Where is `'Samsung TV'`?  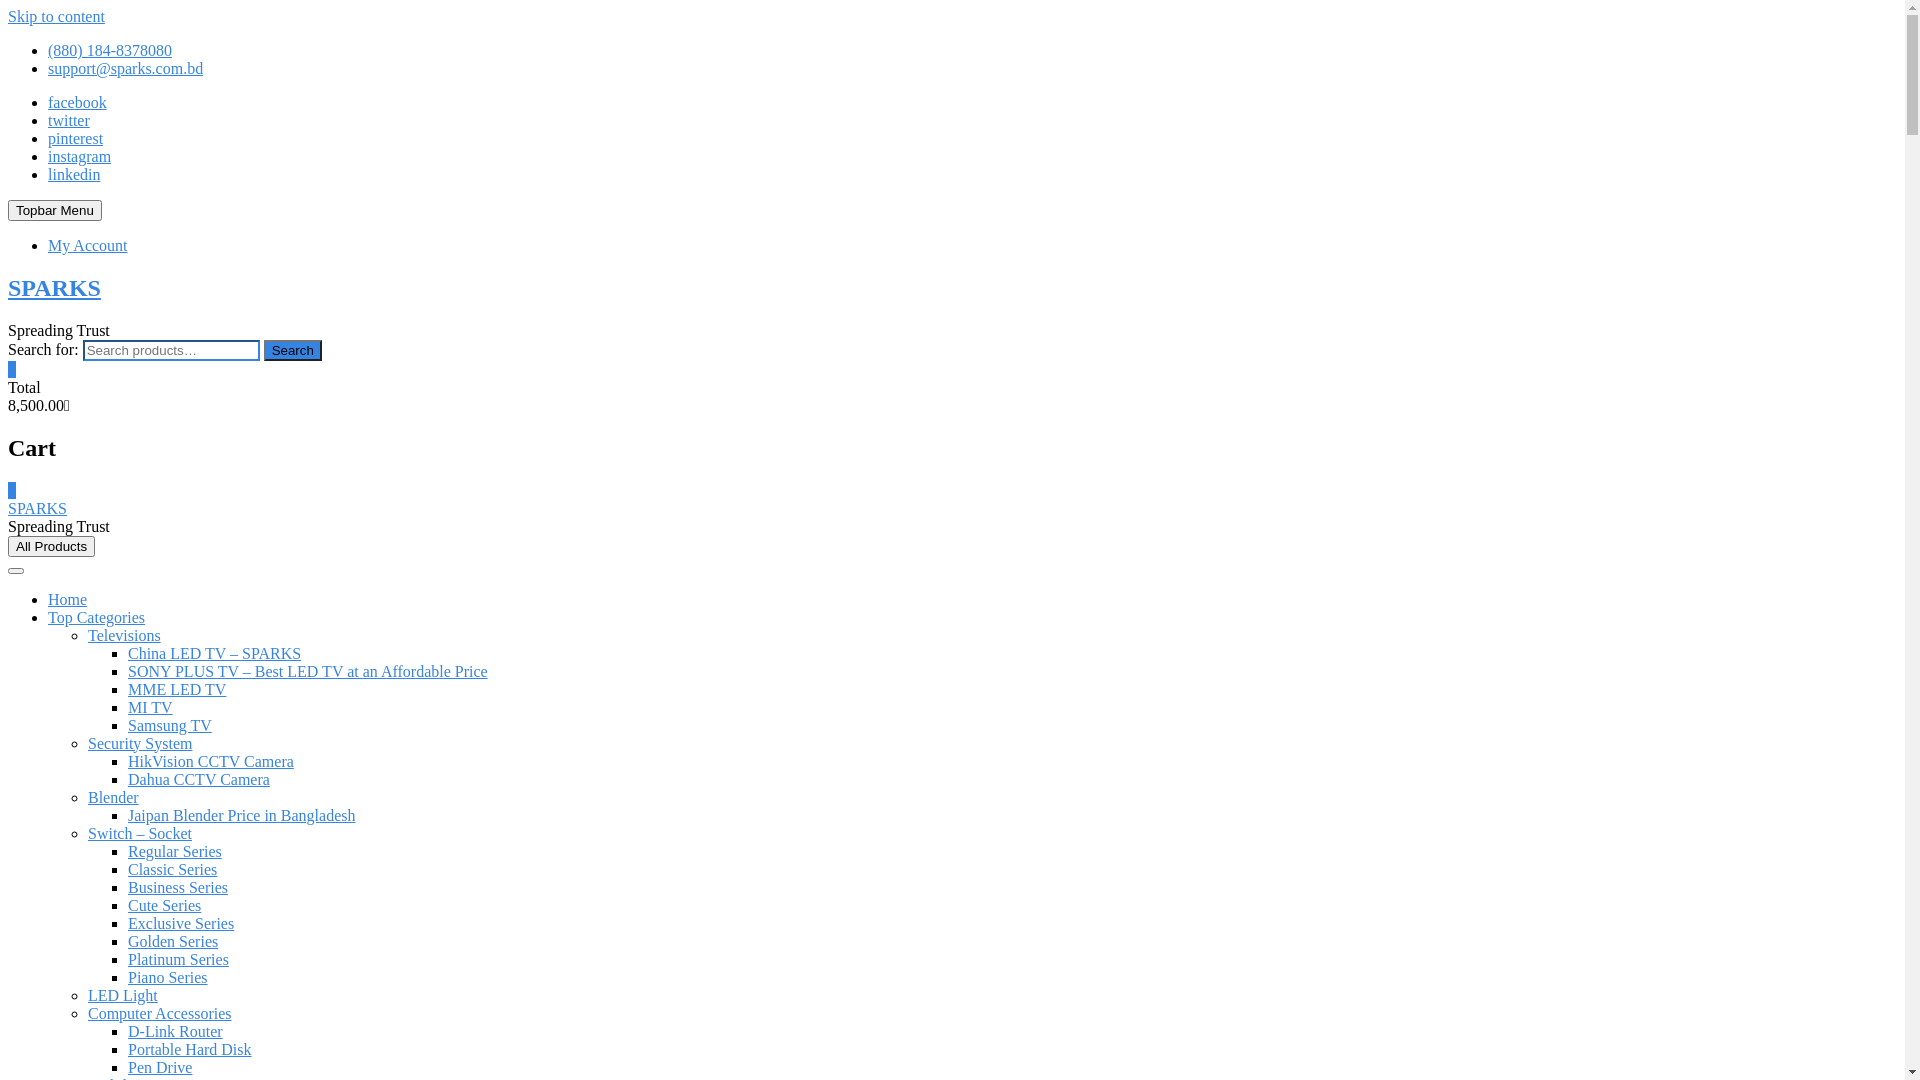 'Samsung TV' is located at coordinates (169, 725).